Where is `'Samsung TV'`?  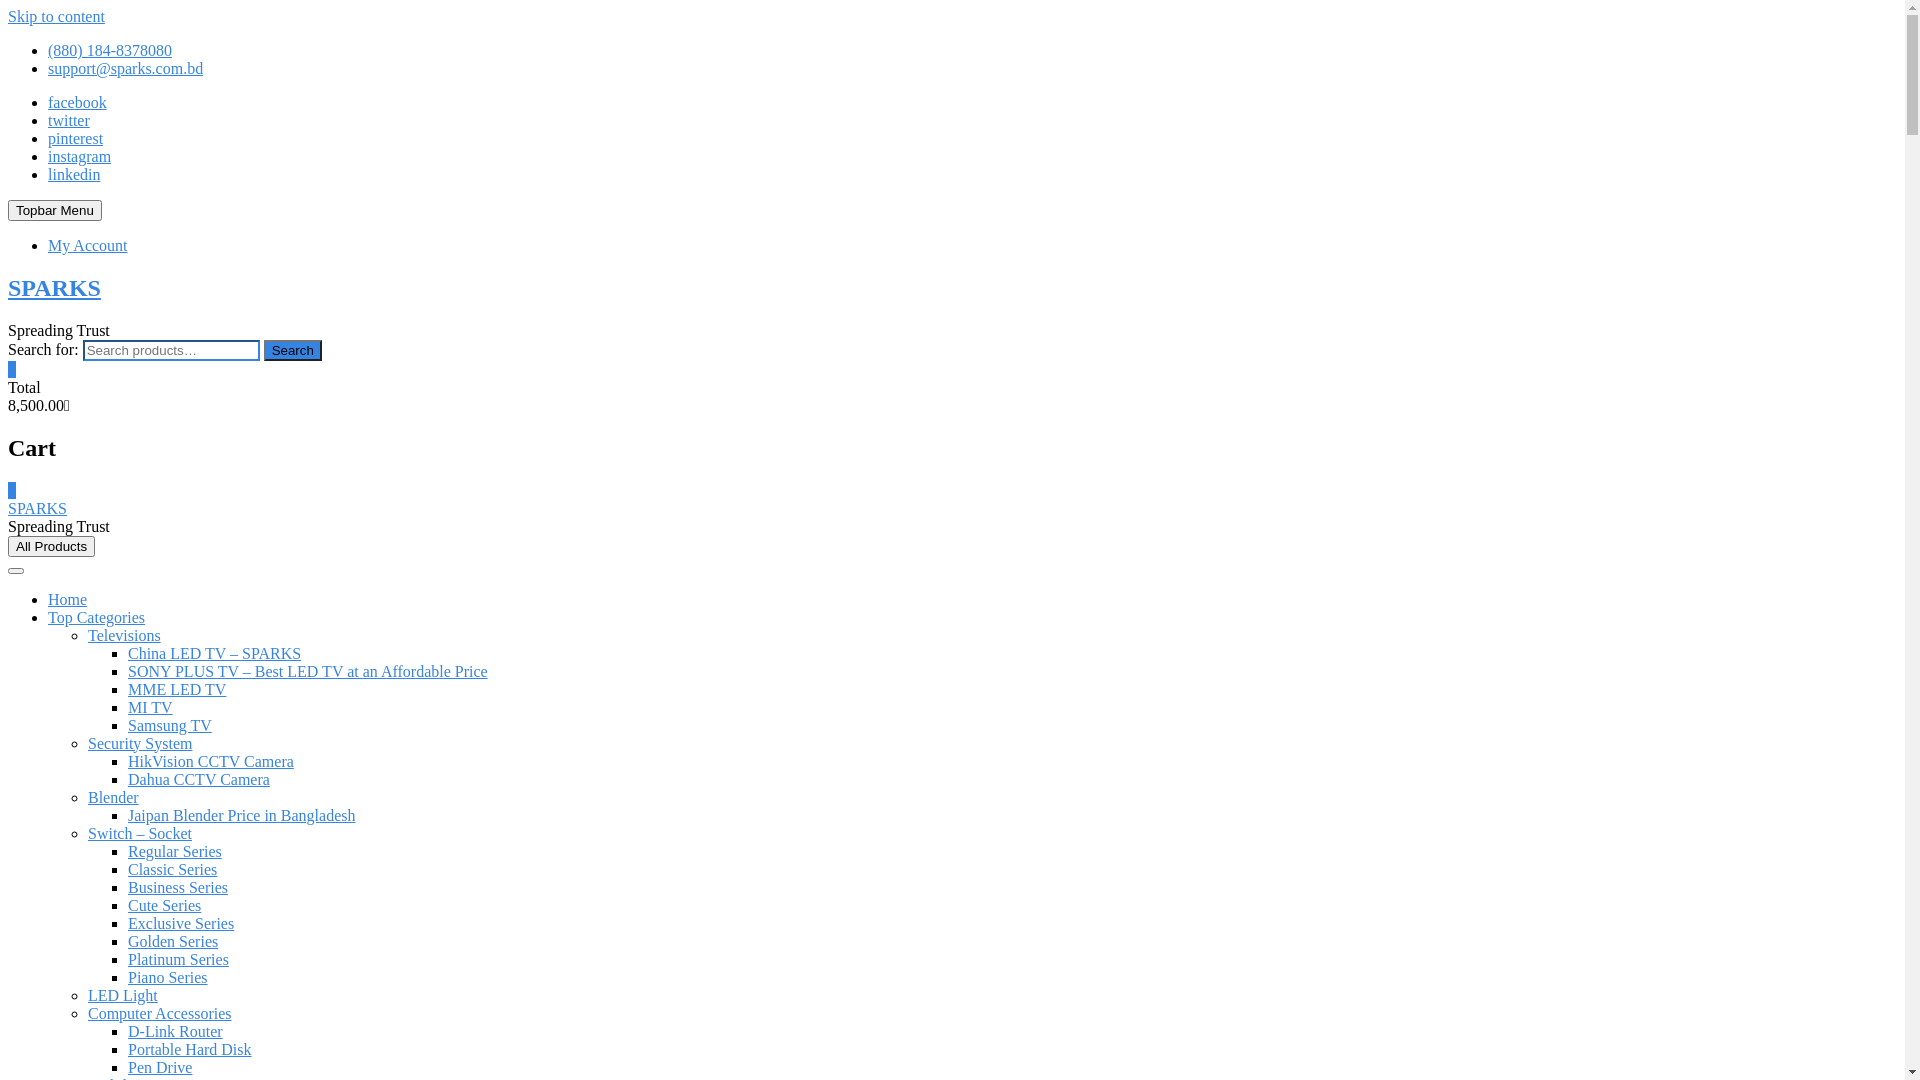 'Samsung TV' is located at coordinates (169, 725).